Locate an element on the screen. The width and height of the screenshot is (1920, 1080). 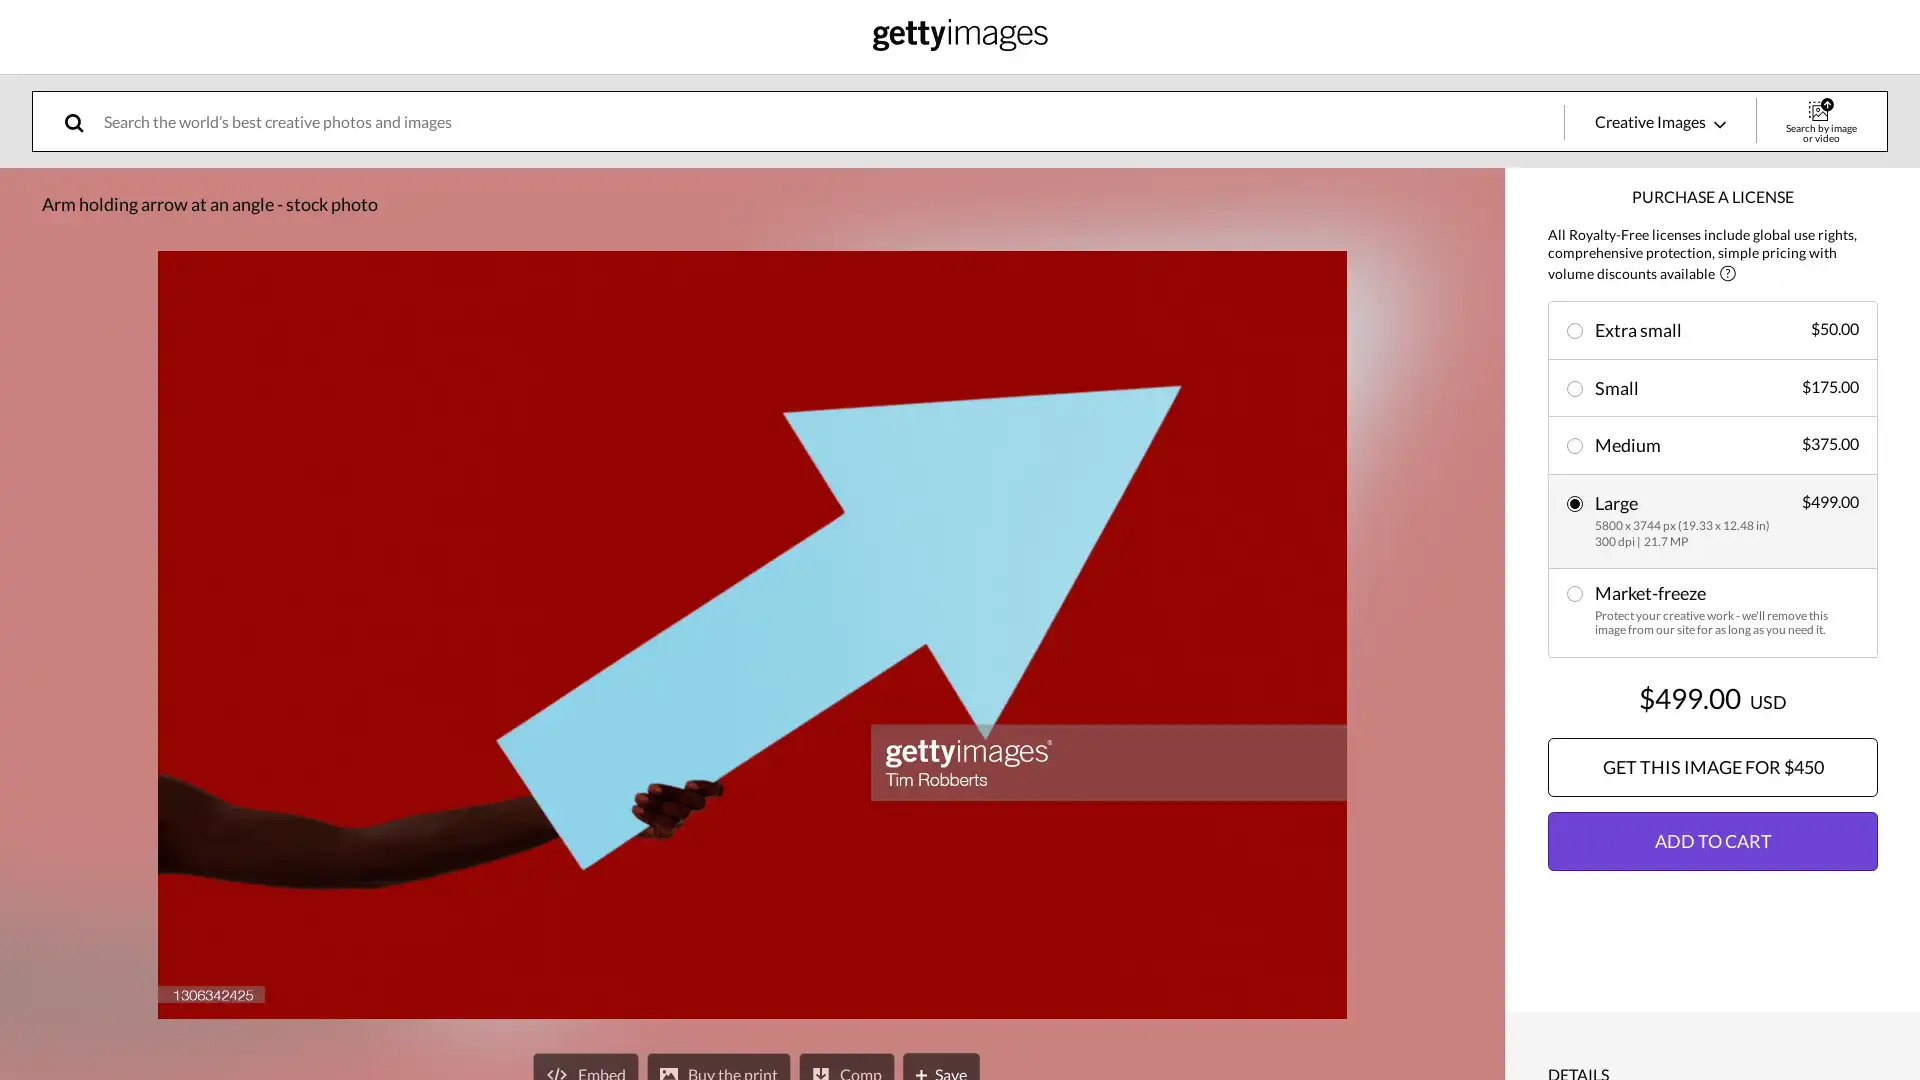
expand is located at coordinates (751, 633).